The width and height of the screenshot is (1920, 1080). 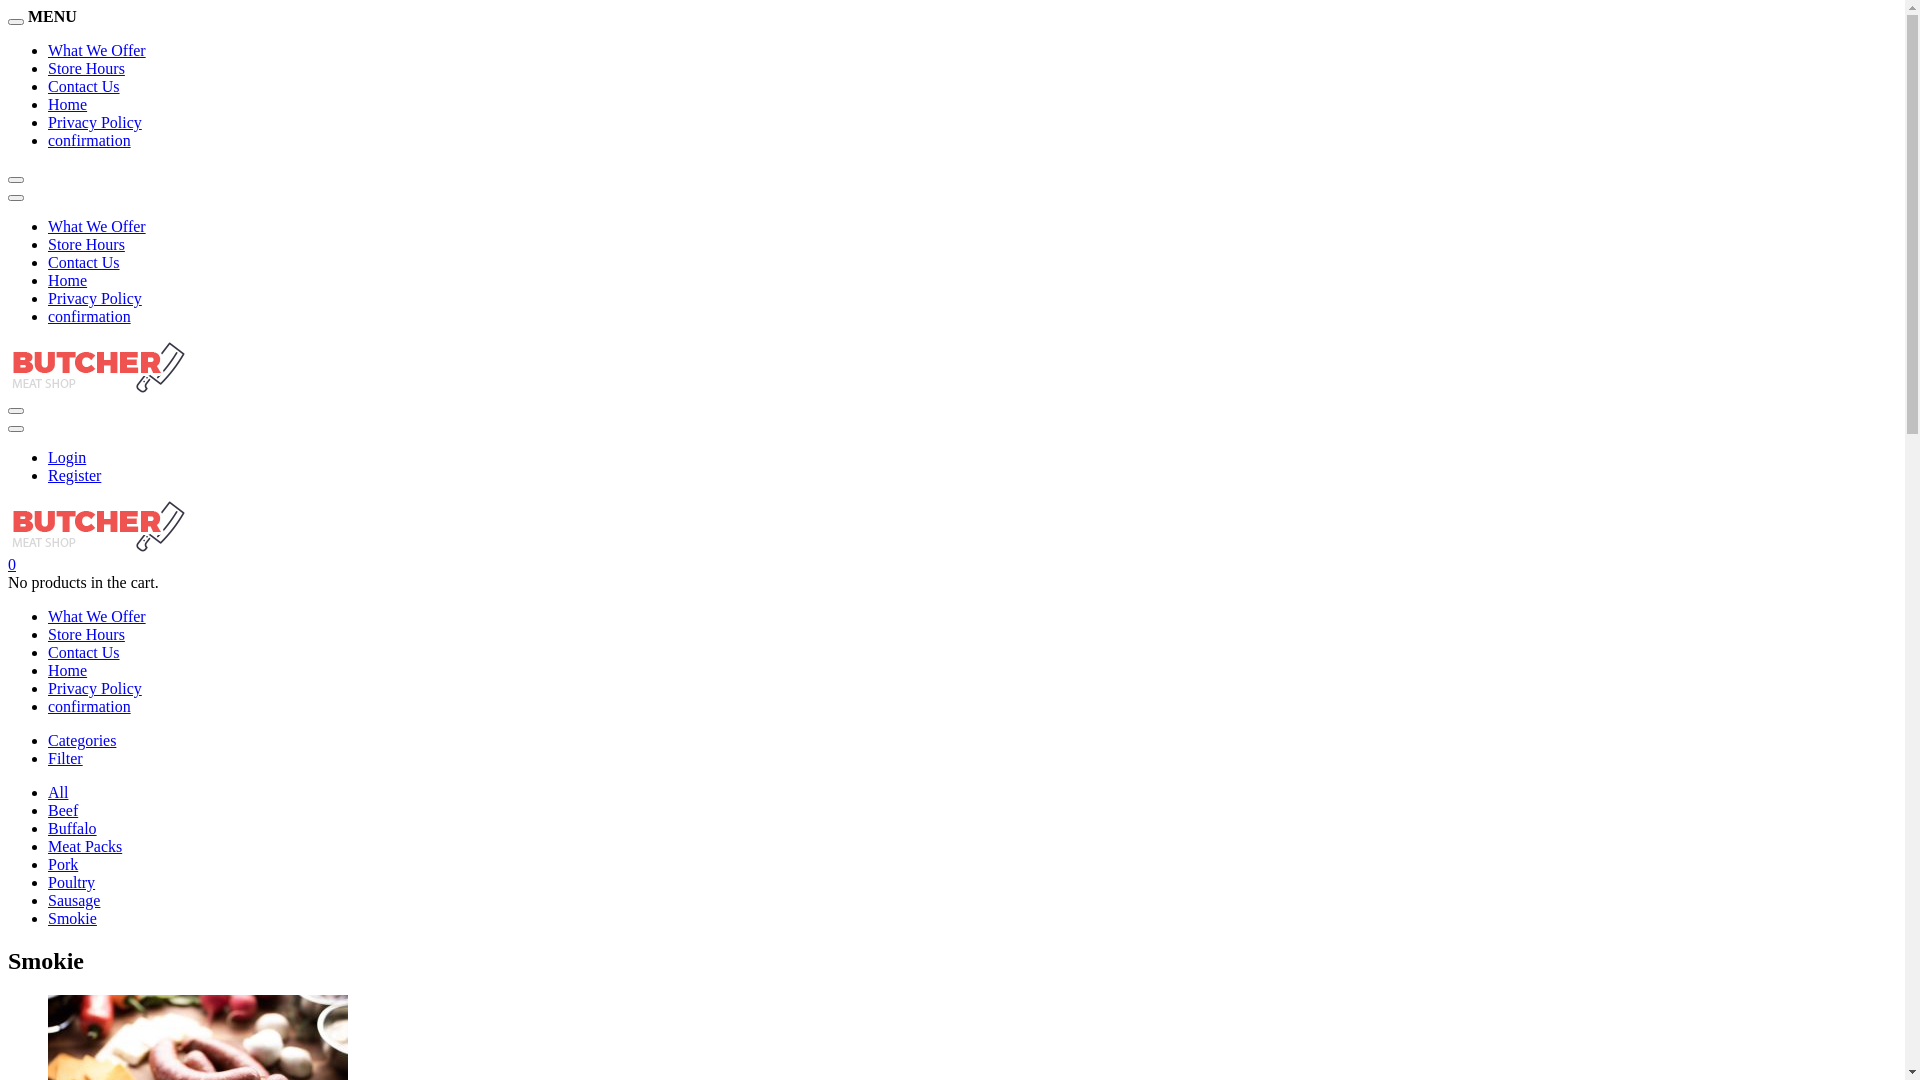 I want to click on 'Register', so click(x=74, y=475).